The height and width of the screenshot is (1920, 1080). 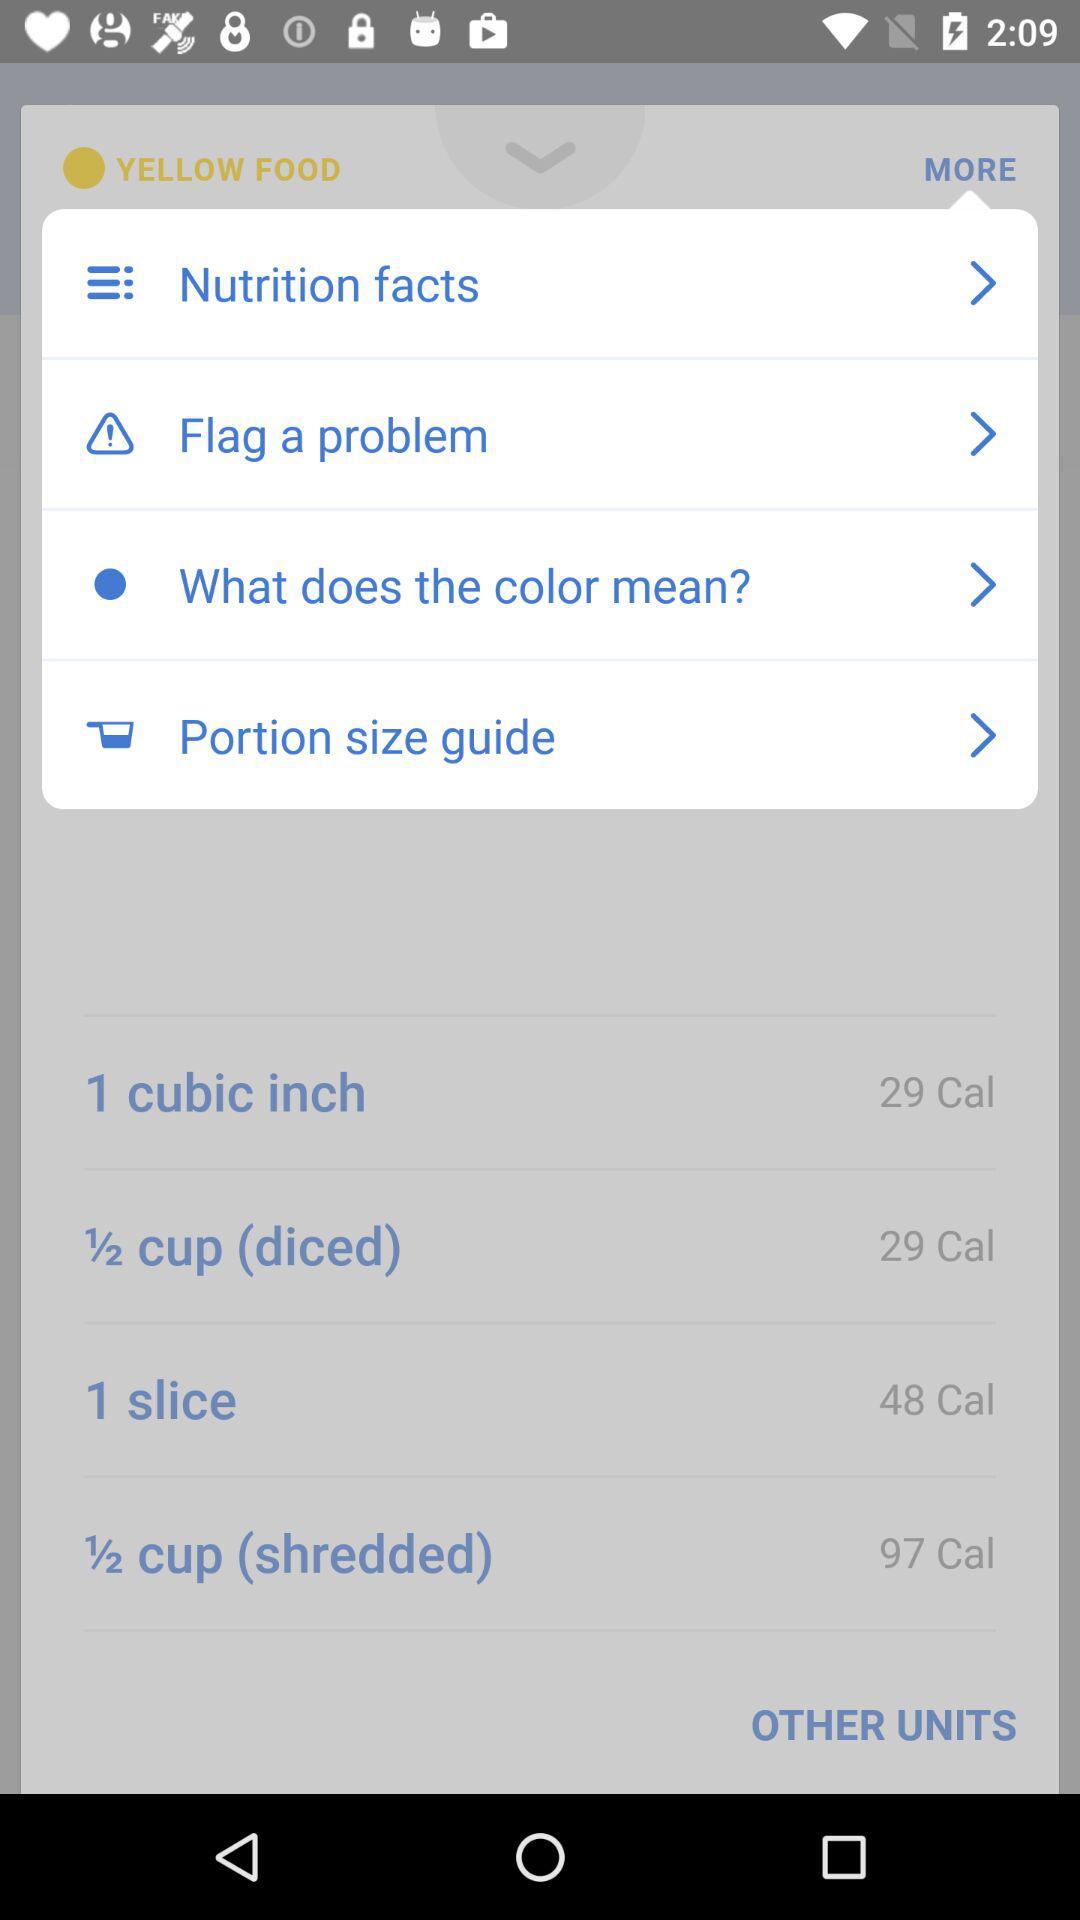 What do you see at coordinates (553, 432) in the screenshot?
I see `item above the what does the` at bounding box center [553, 432].